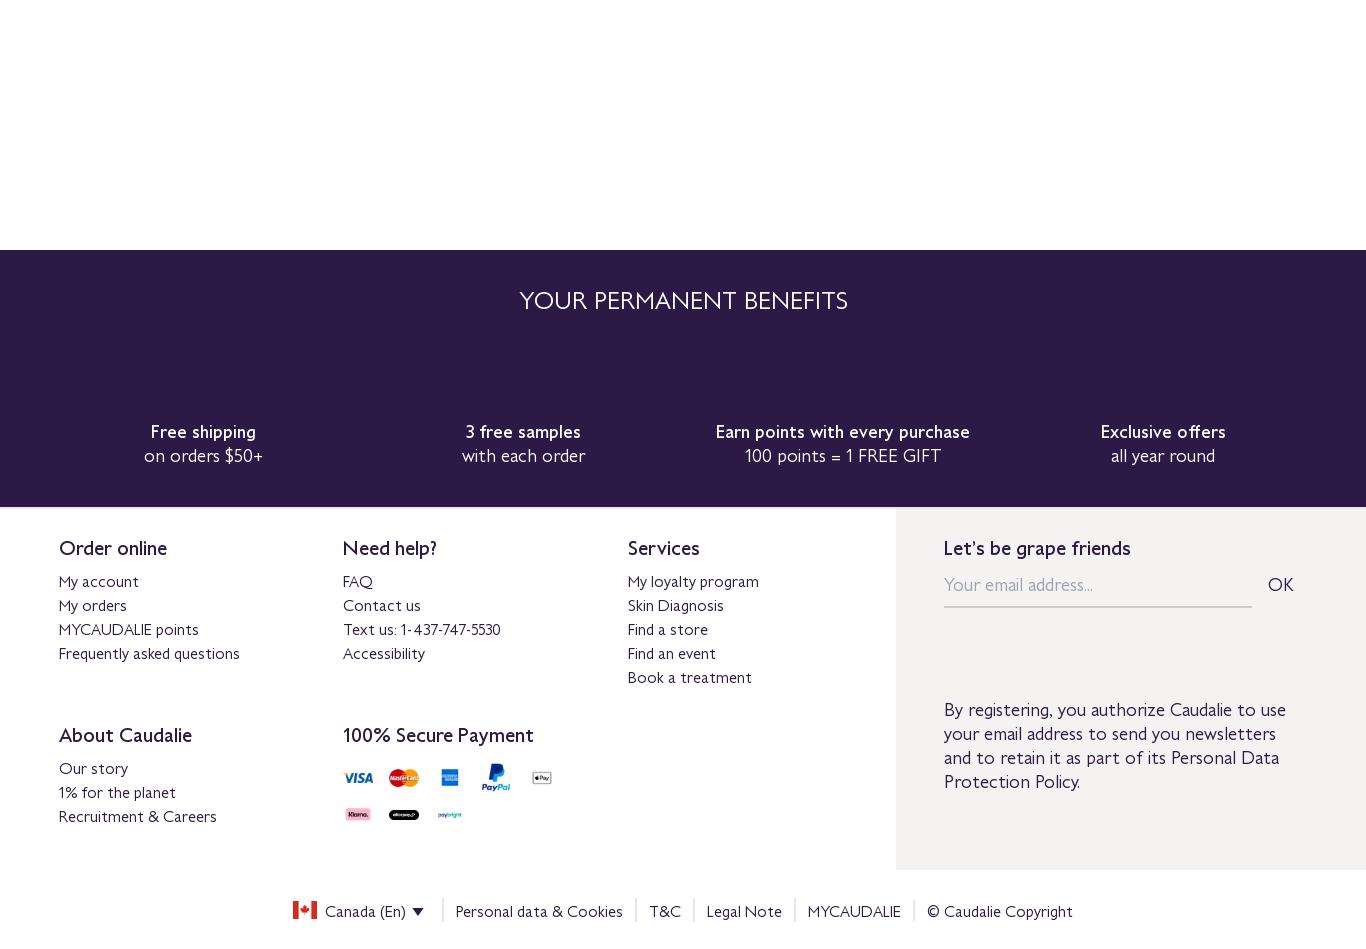  Describe the element at coordinates (1036, 545) in the screenshot. I see `'Let’s be grape friends'` at that location.